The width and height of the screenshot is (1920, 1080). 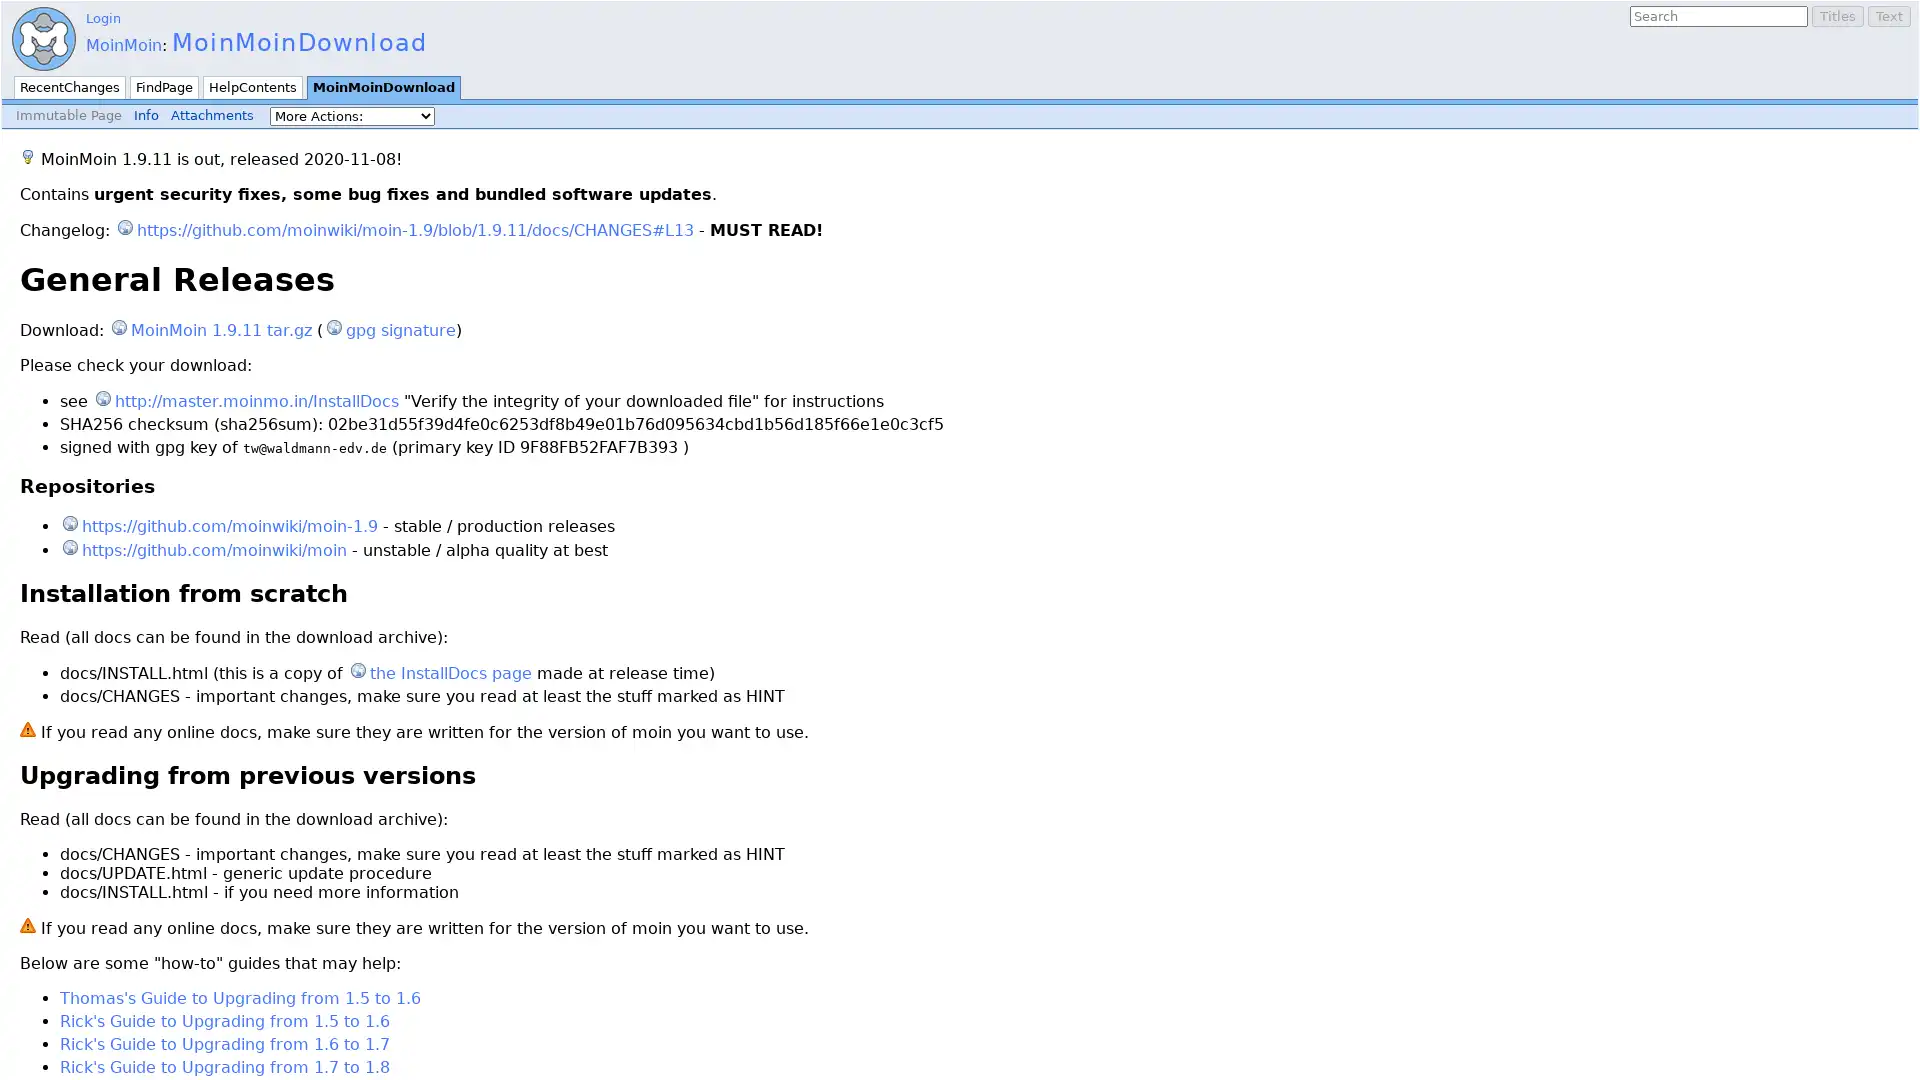 I want to click on Titles, so click(x=1838, y=16).